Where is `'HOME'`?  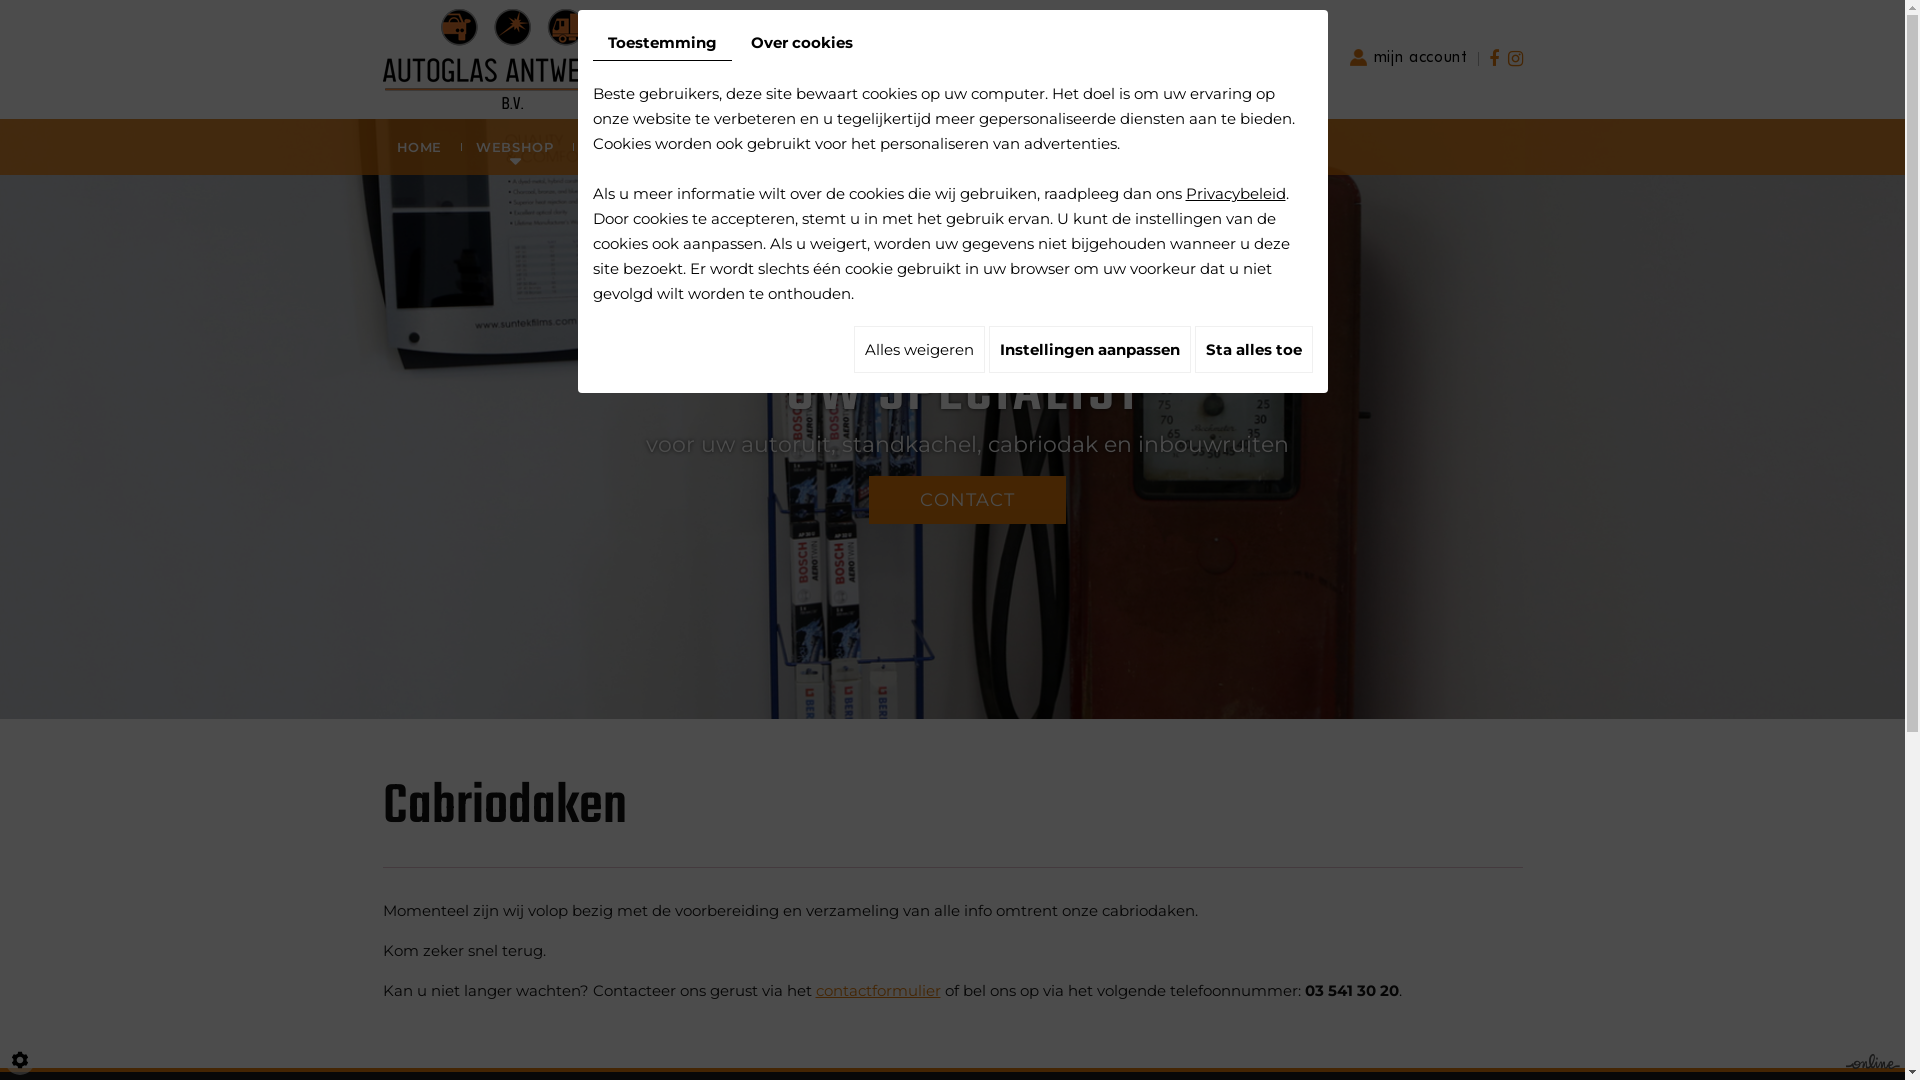 'HOME' is located at coordinates (375, 145).